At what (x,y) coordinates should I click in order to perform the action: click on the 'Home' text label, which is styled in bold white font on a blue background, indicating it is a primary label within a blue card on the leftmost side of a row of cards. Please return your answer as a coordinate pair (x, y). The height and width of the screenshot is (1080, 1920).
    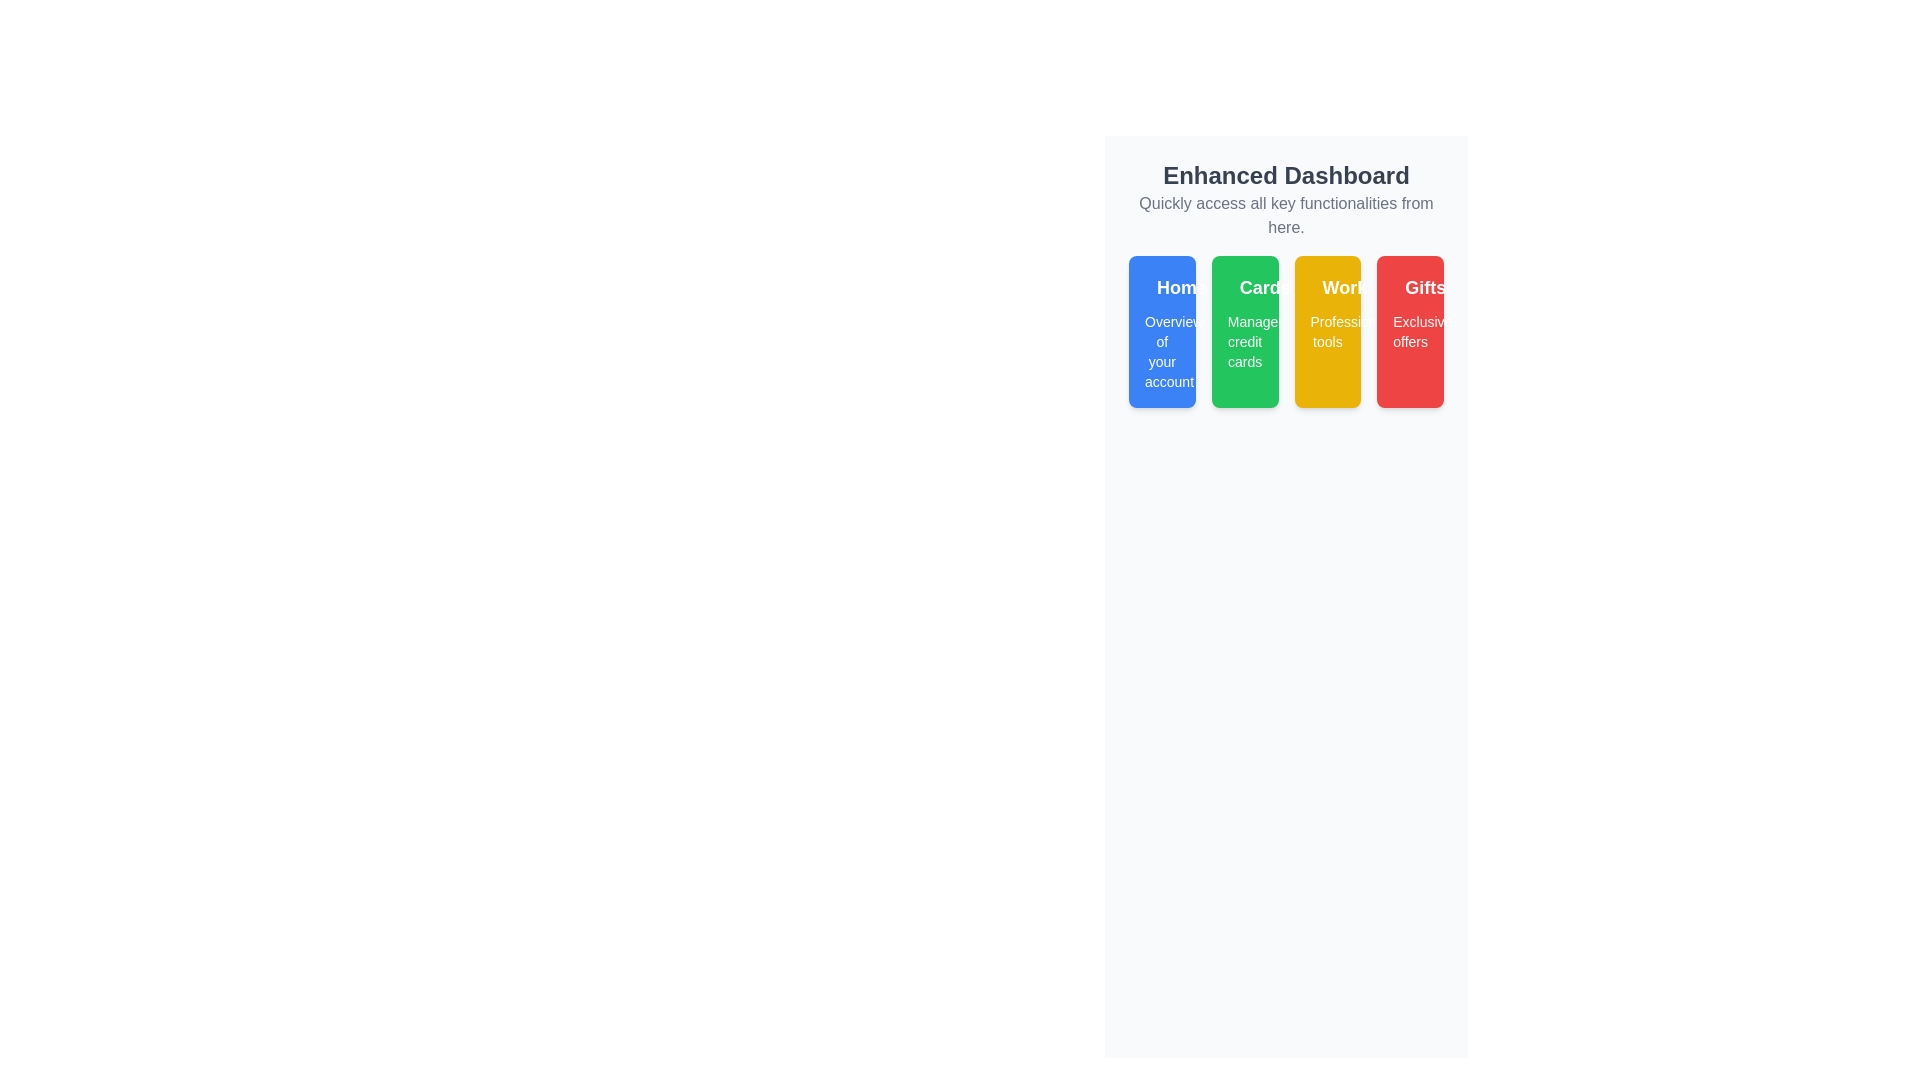
    Looking at the image, I should click on (1181, 288).